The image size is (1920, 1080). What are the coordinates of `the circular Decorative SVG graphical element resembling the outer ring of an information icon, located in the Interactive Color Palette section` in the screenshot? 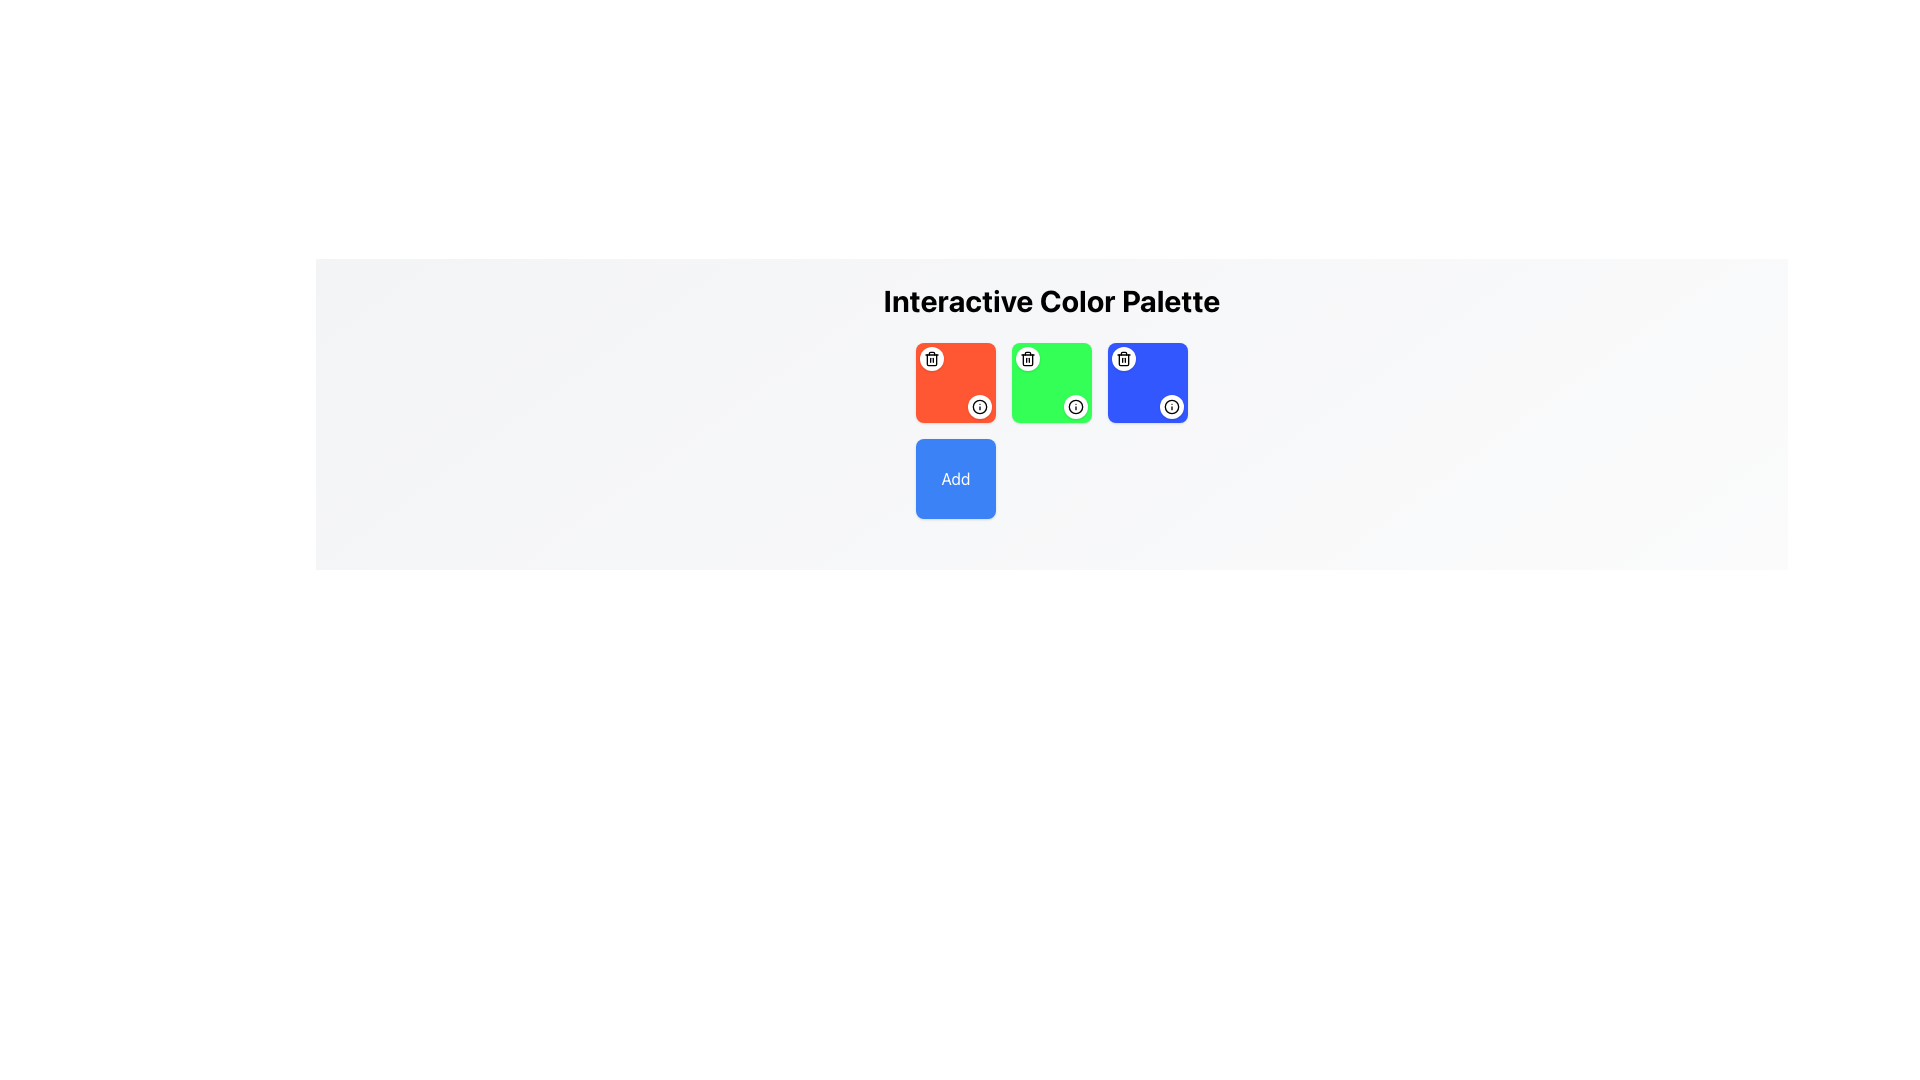 It's located at (1074, 406).